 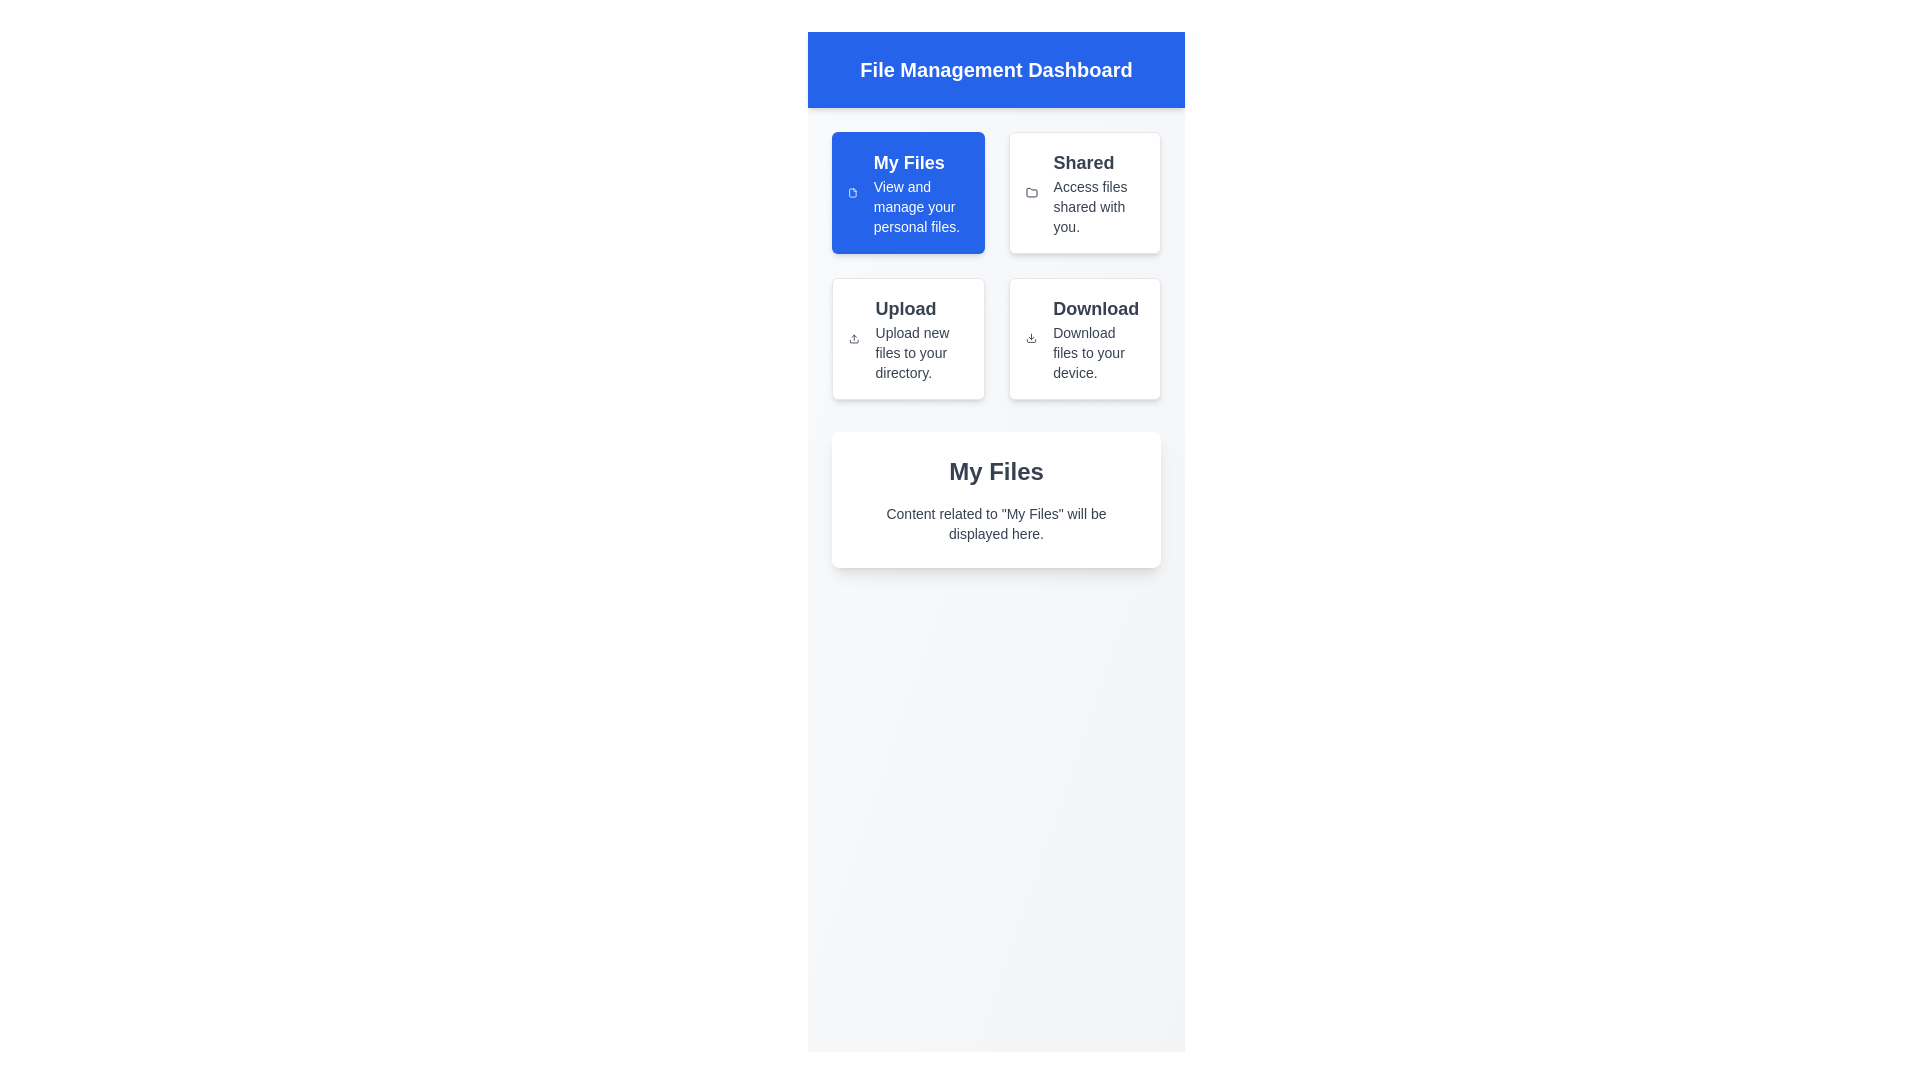 I want to click on prominent heading text 'My Files', which is styled in a larger font size and located below the 'File Management Dashboard' heading, so click(x=996, y=471).